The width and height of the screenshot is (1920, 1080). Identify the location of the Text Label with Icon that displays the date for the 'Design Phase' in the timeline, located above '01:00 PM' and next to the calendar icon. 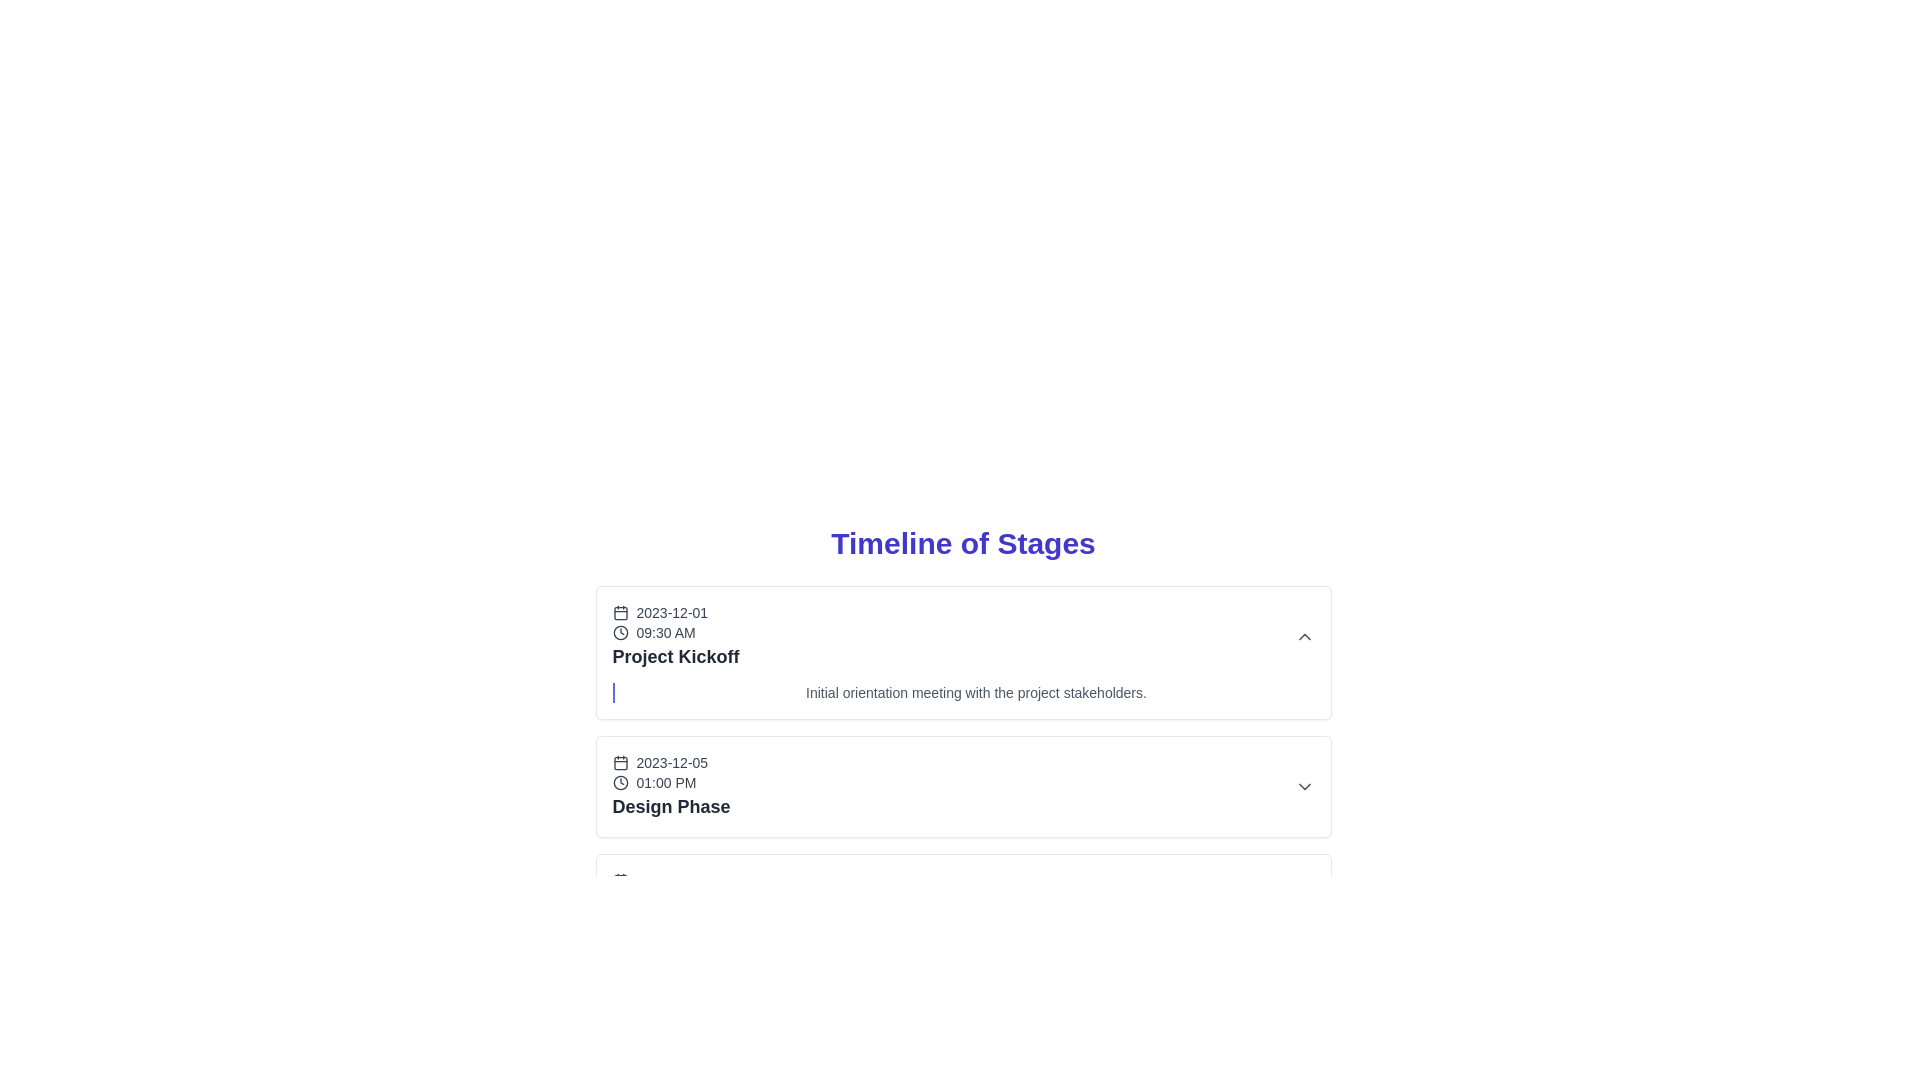
(671, 763).